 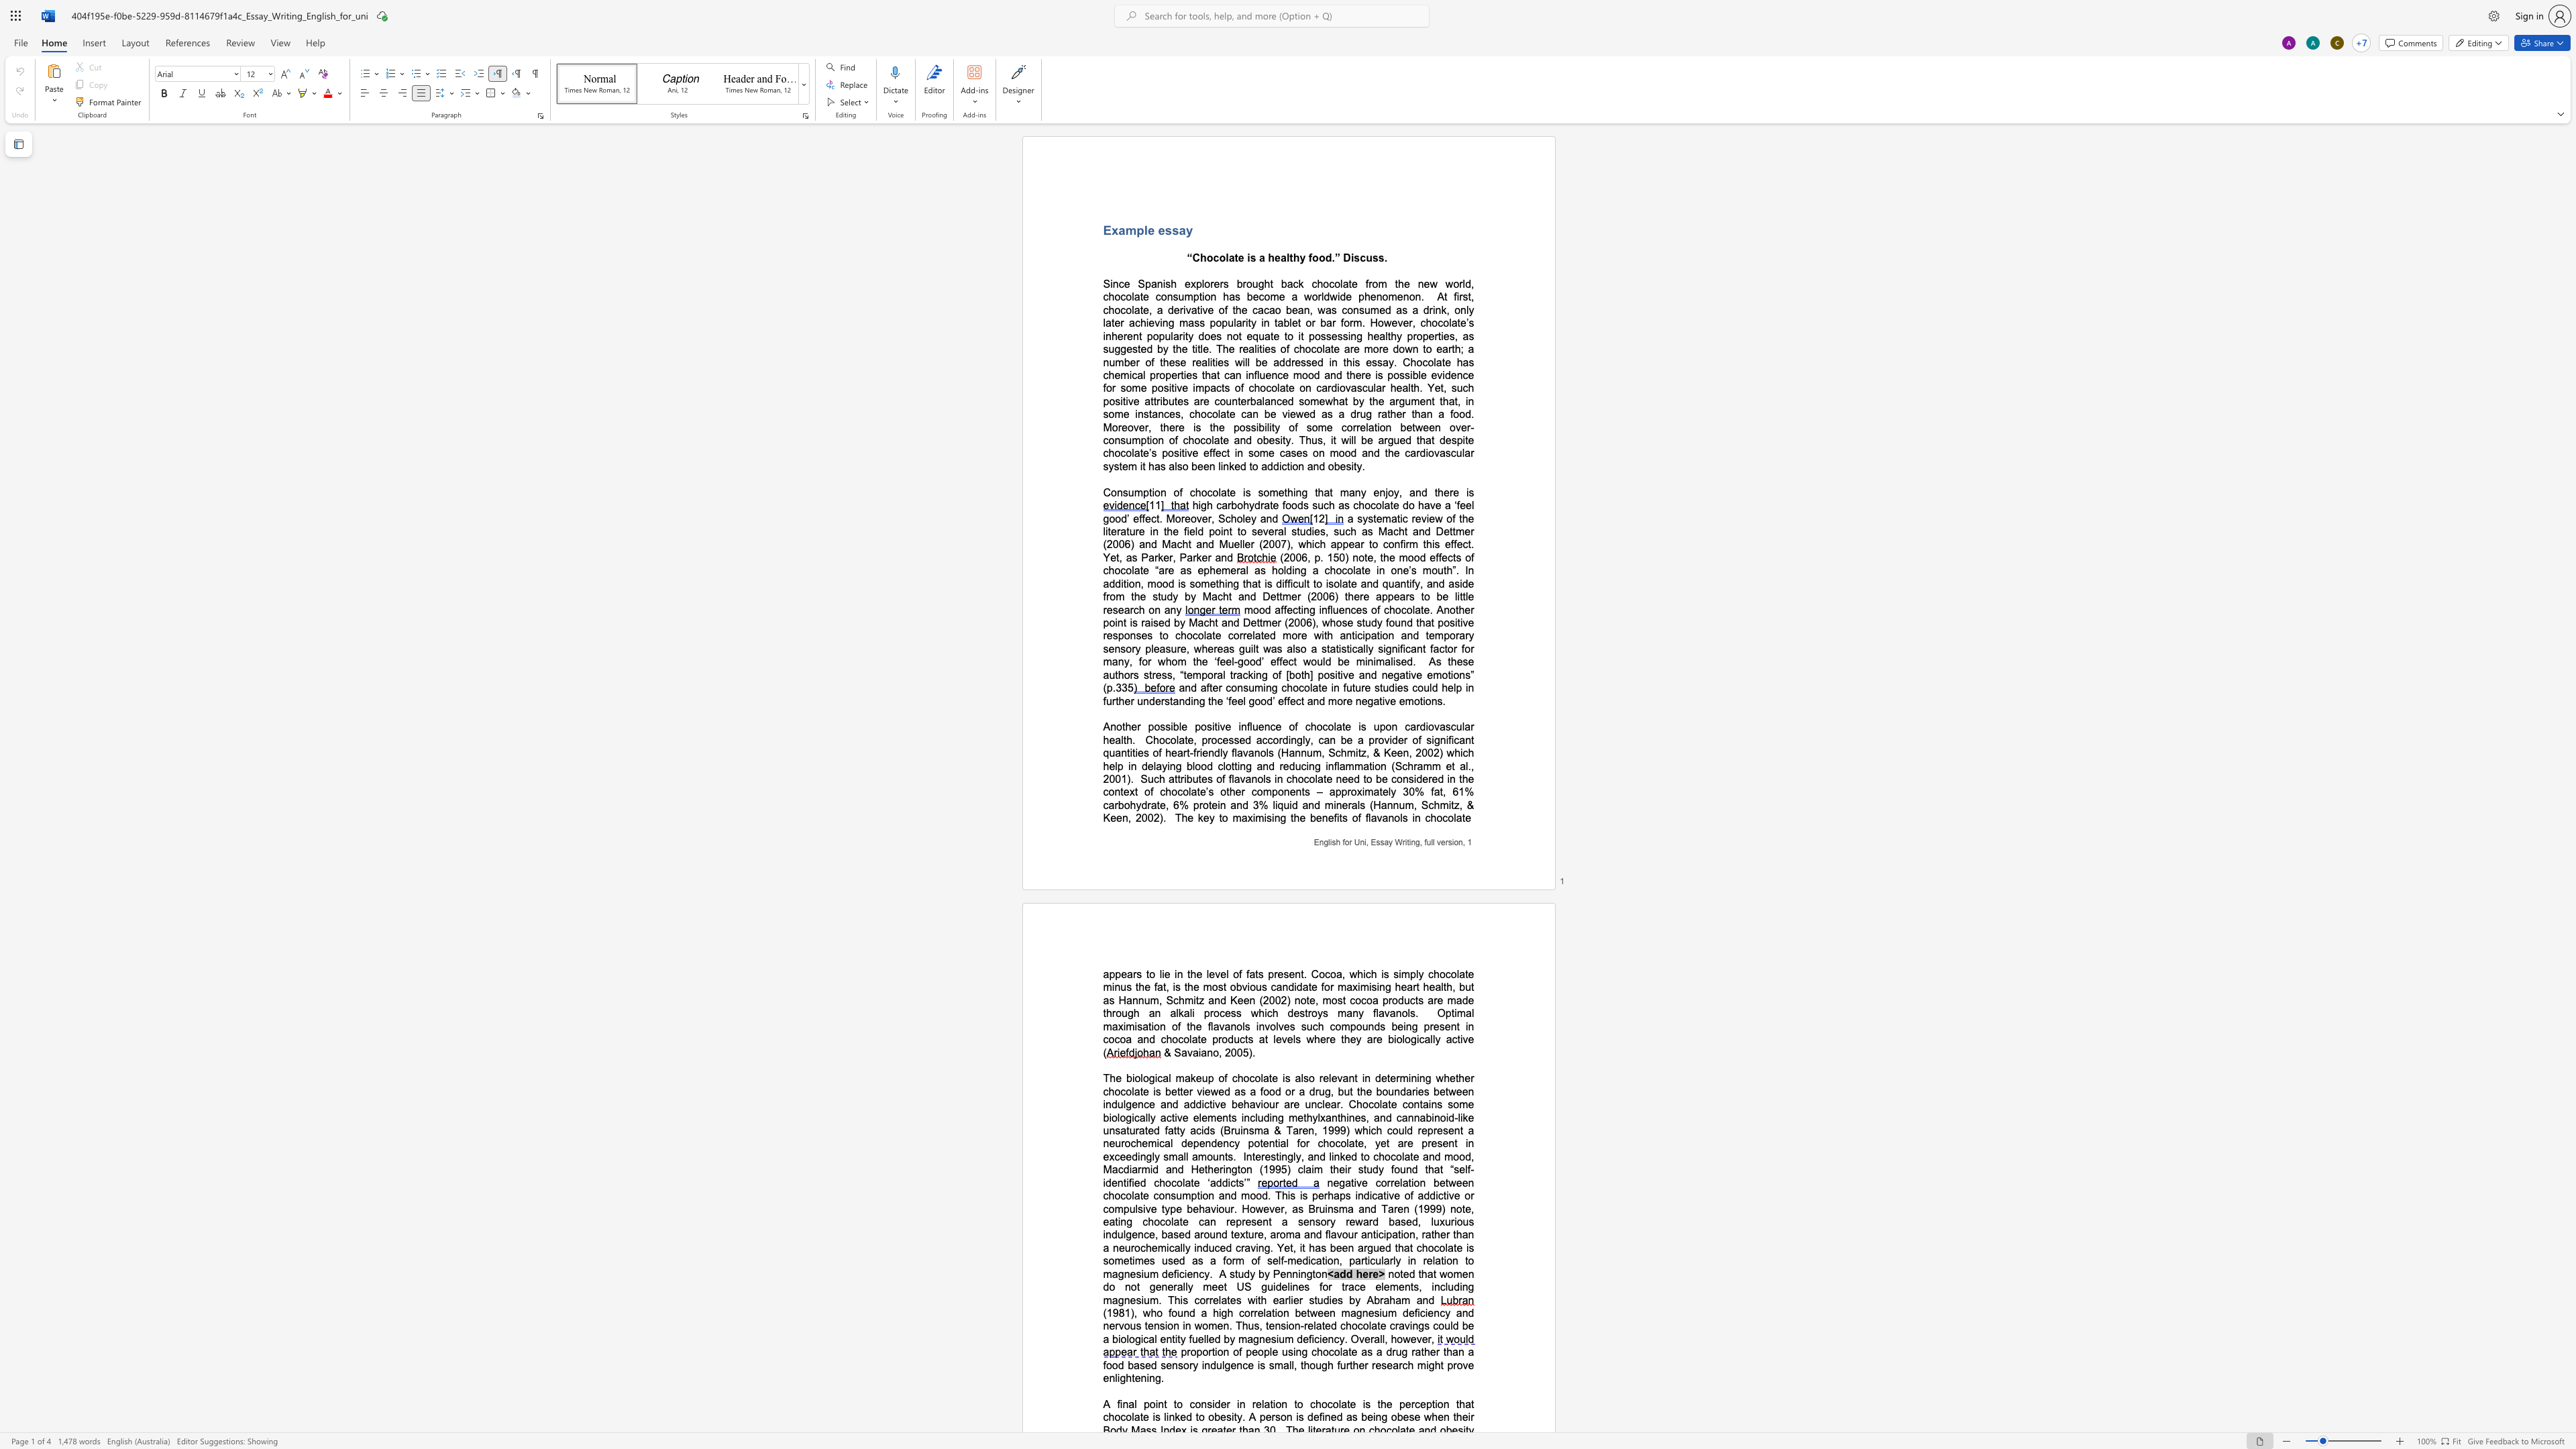 What do you see at coordinates (1371, 1039) in the screenshot?
I see `the space between the continuous character "a" and "r" in the text` at bounding box center [1371, 1039].